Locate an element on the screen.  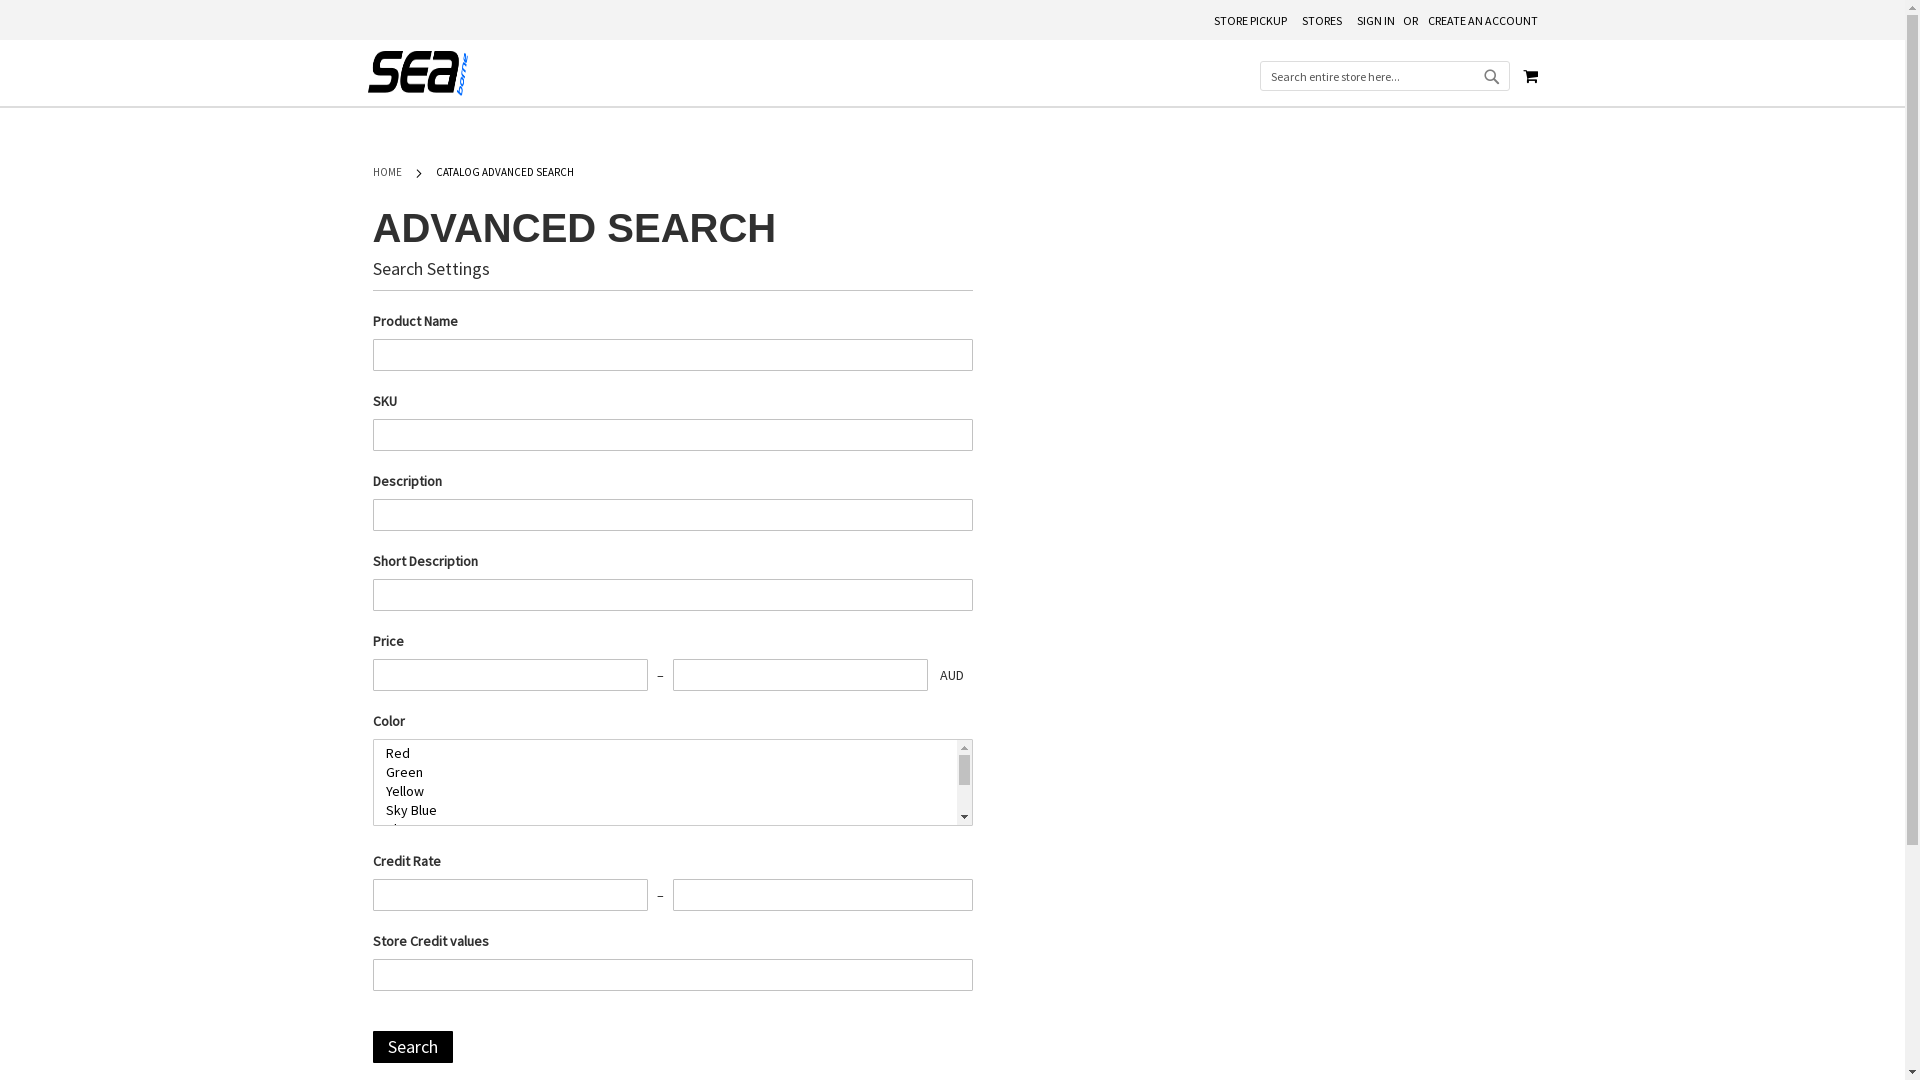
'Seaborne Clothing Custom Sports and School Uniforms' is located at coordinates (416, 72).